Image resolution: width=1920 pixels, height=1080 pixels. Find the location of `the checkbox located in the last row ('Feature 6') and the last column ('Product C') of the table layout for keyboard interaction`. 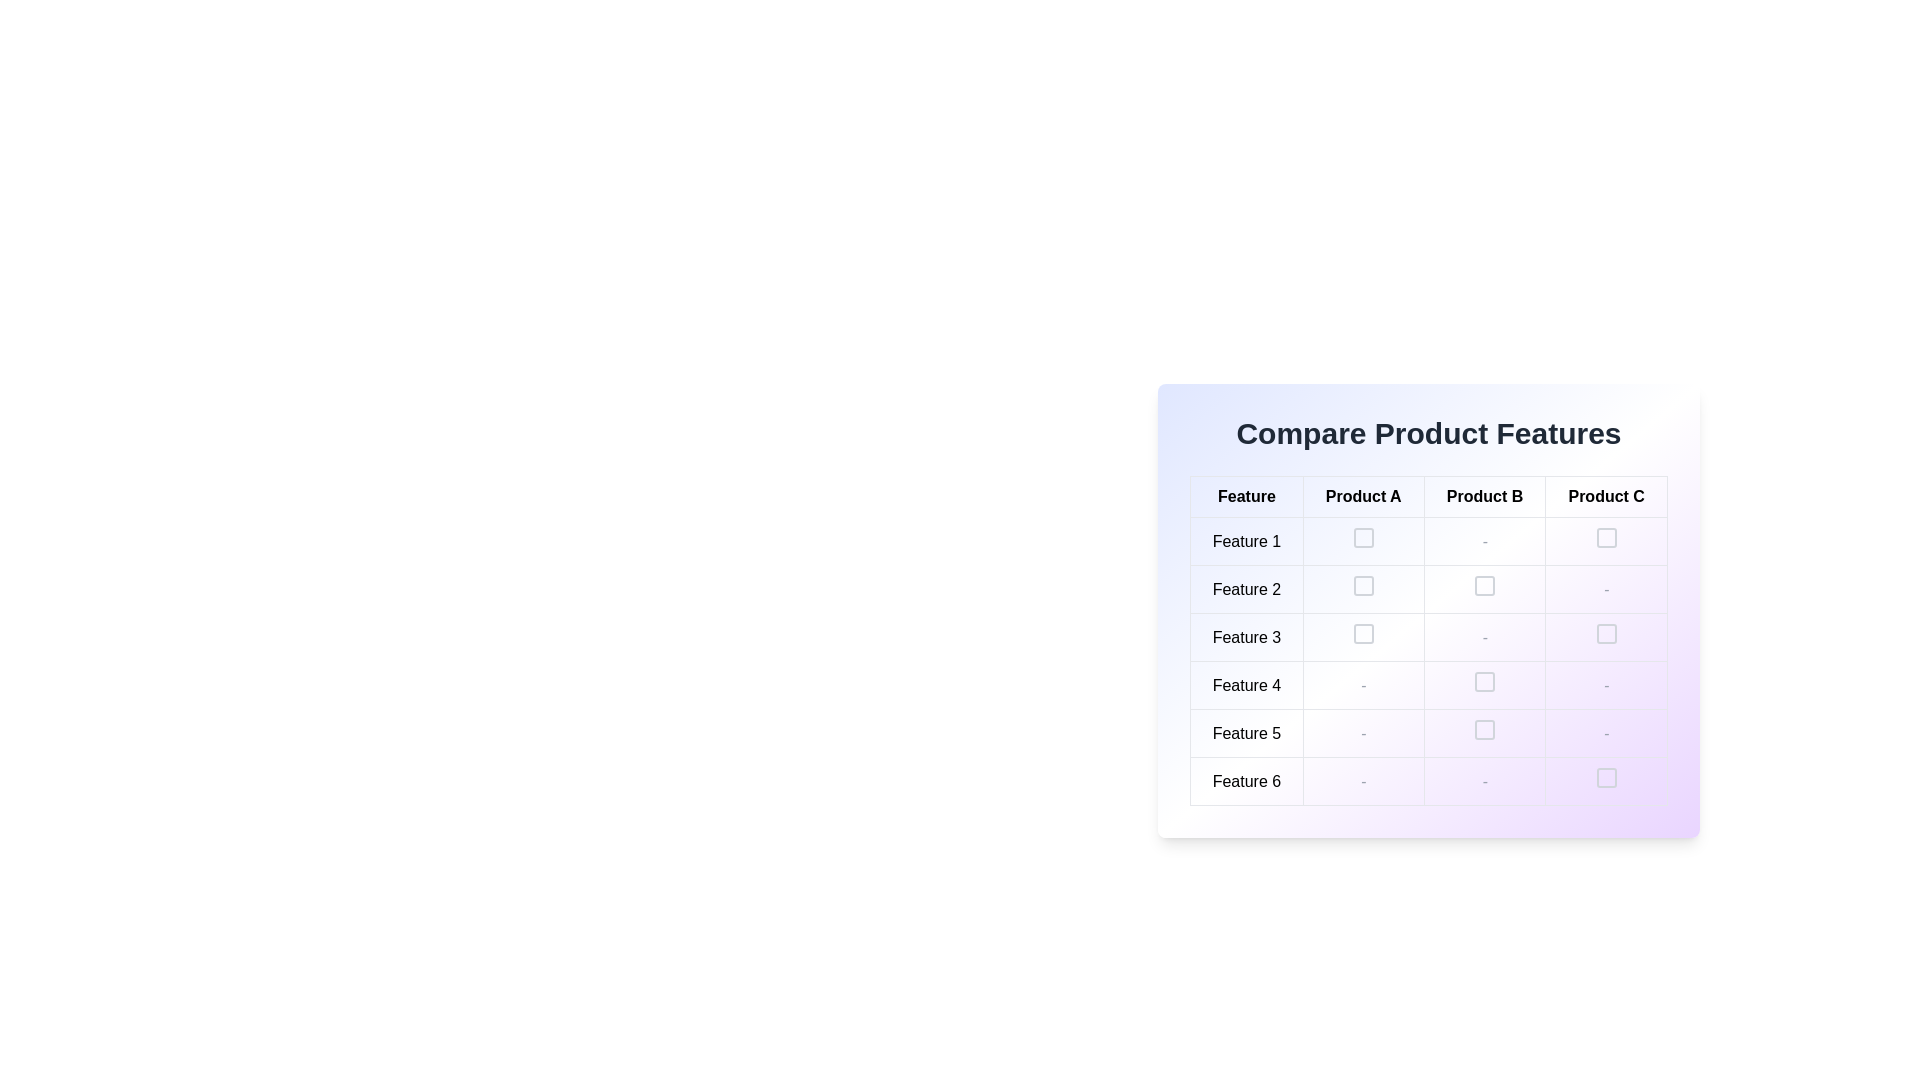

the checkbox located in the last row ('Feature 6') and the last column ('Product C') of the table layout for keyboard interaction is located at coordinates (1606, 777).